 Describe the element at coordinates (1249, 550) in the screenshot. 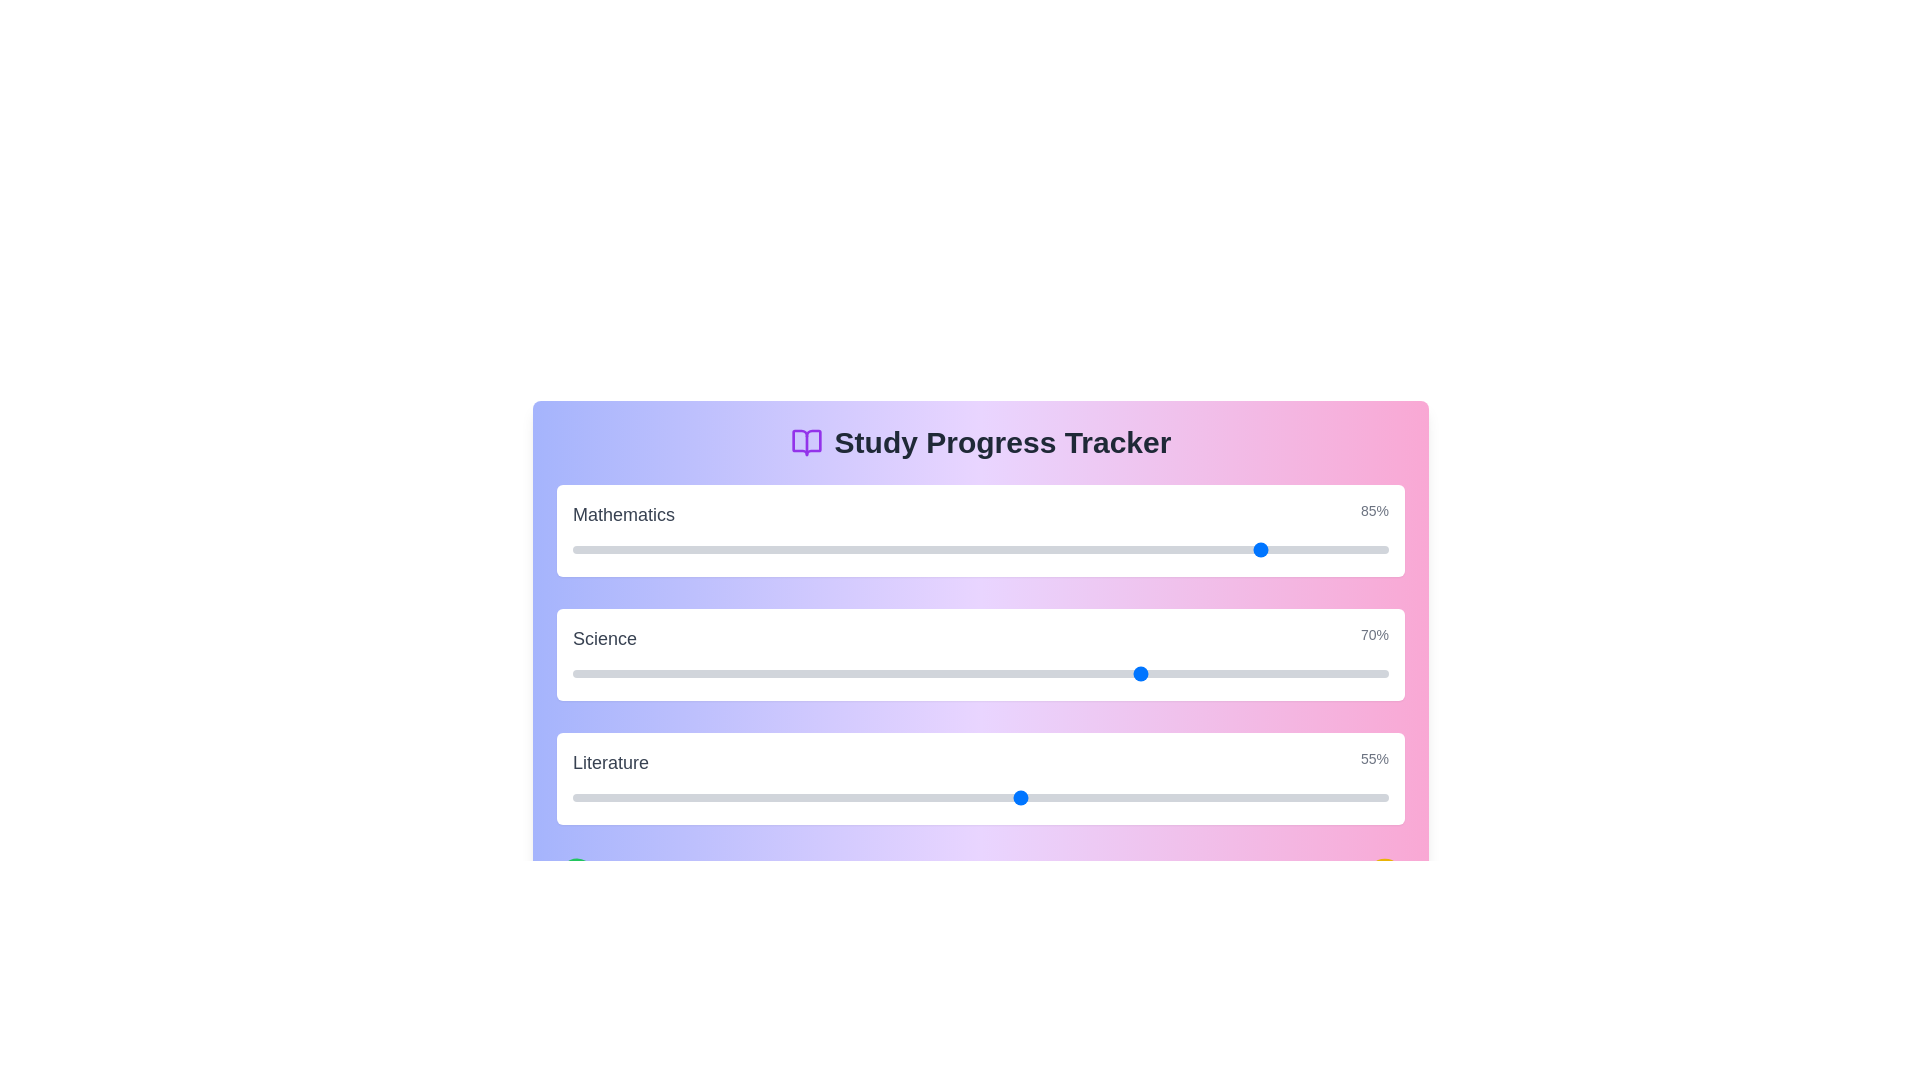

I see `the Mathematics progress slider to 83%` at that location.